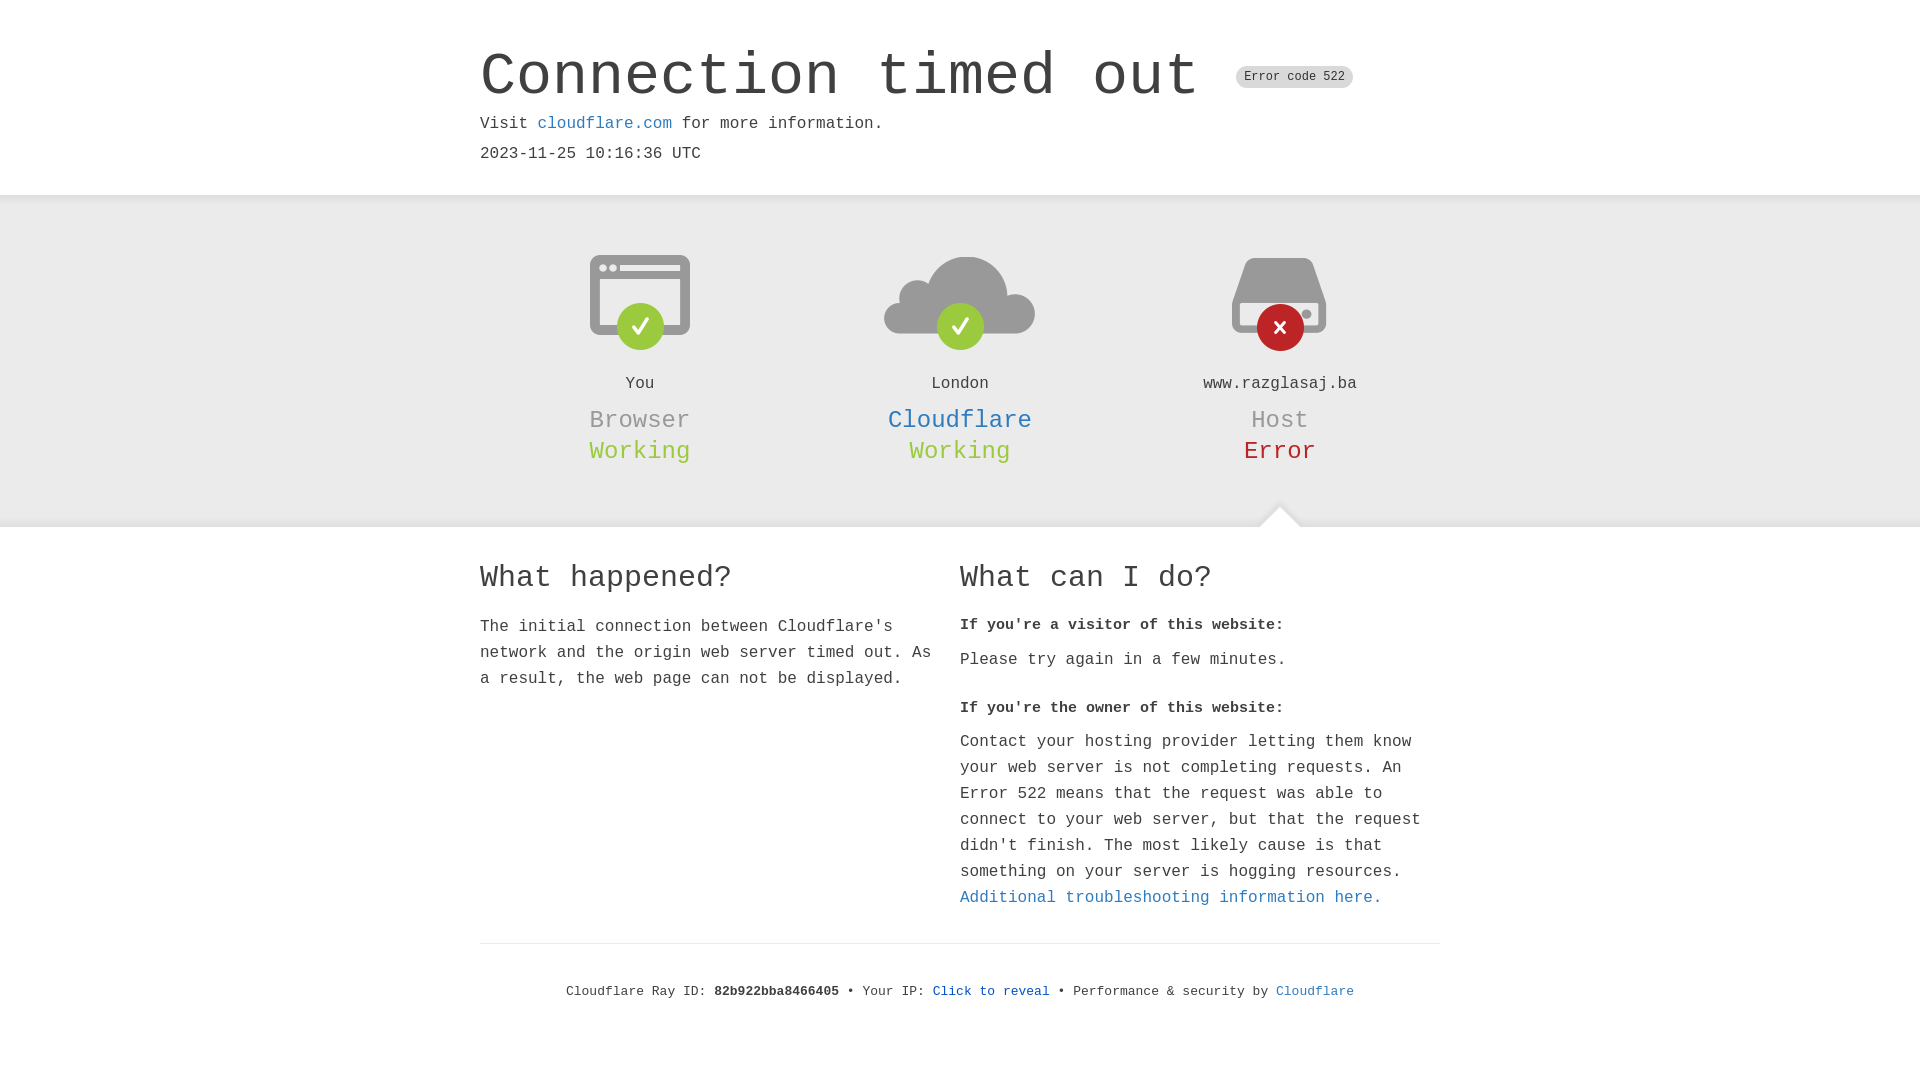 This screenshot has height=1080, width=1920. Describe the element at coordinates (960, 419) in the screenshot. I see `'Cloudflare'` at that location.